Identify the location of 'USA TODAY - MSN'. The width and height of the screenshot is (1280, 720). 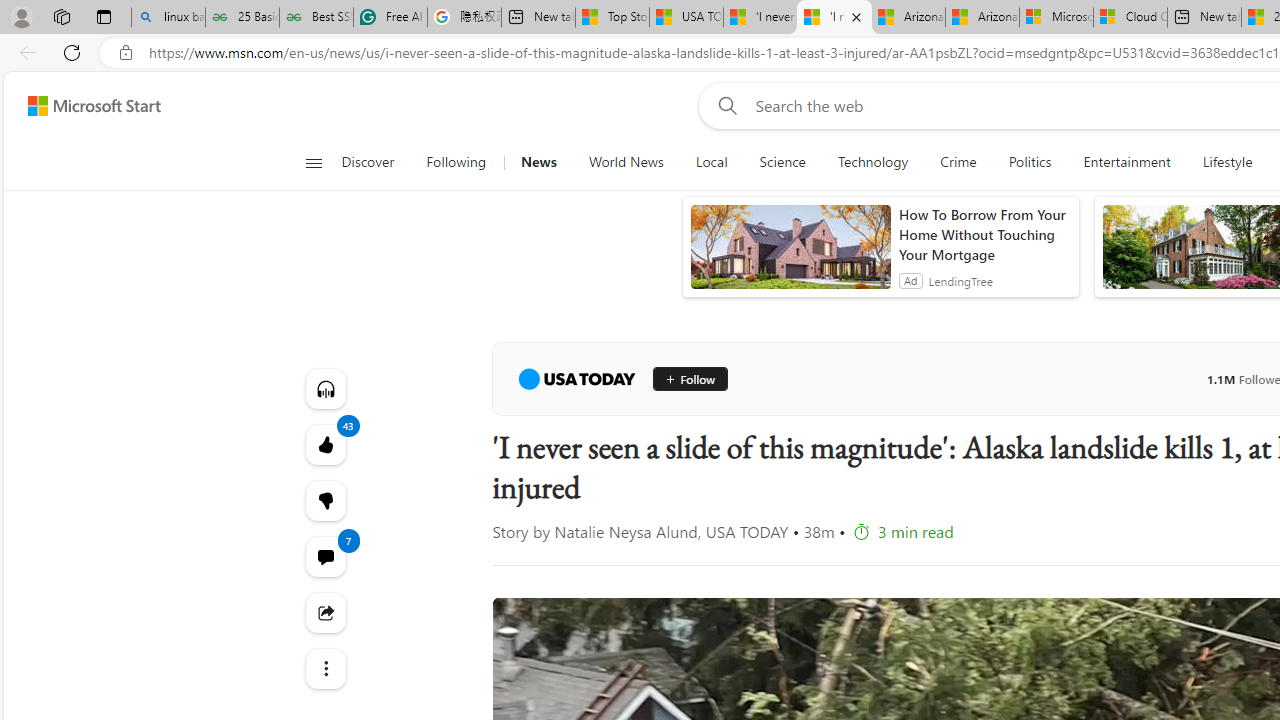
(686, 17).